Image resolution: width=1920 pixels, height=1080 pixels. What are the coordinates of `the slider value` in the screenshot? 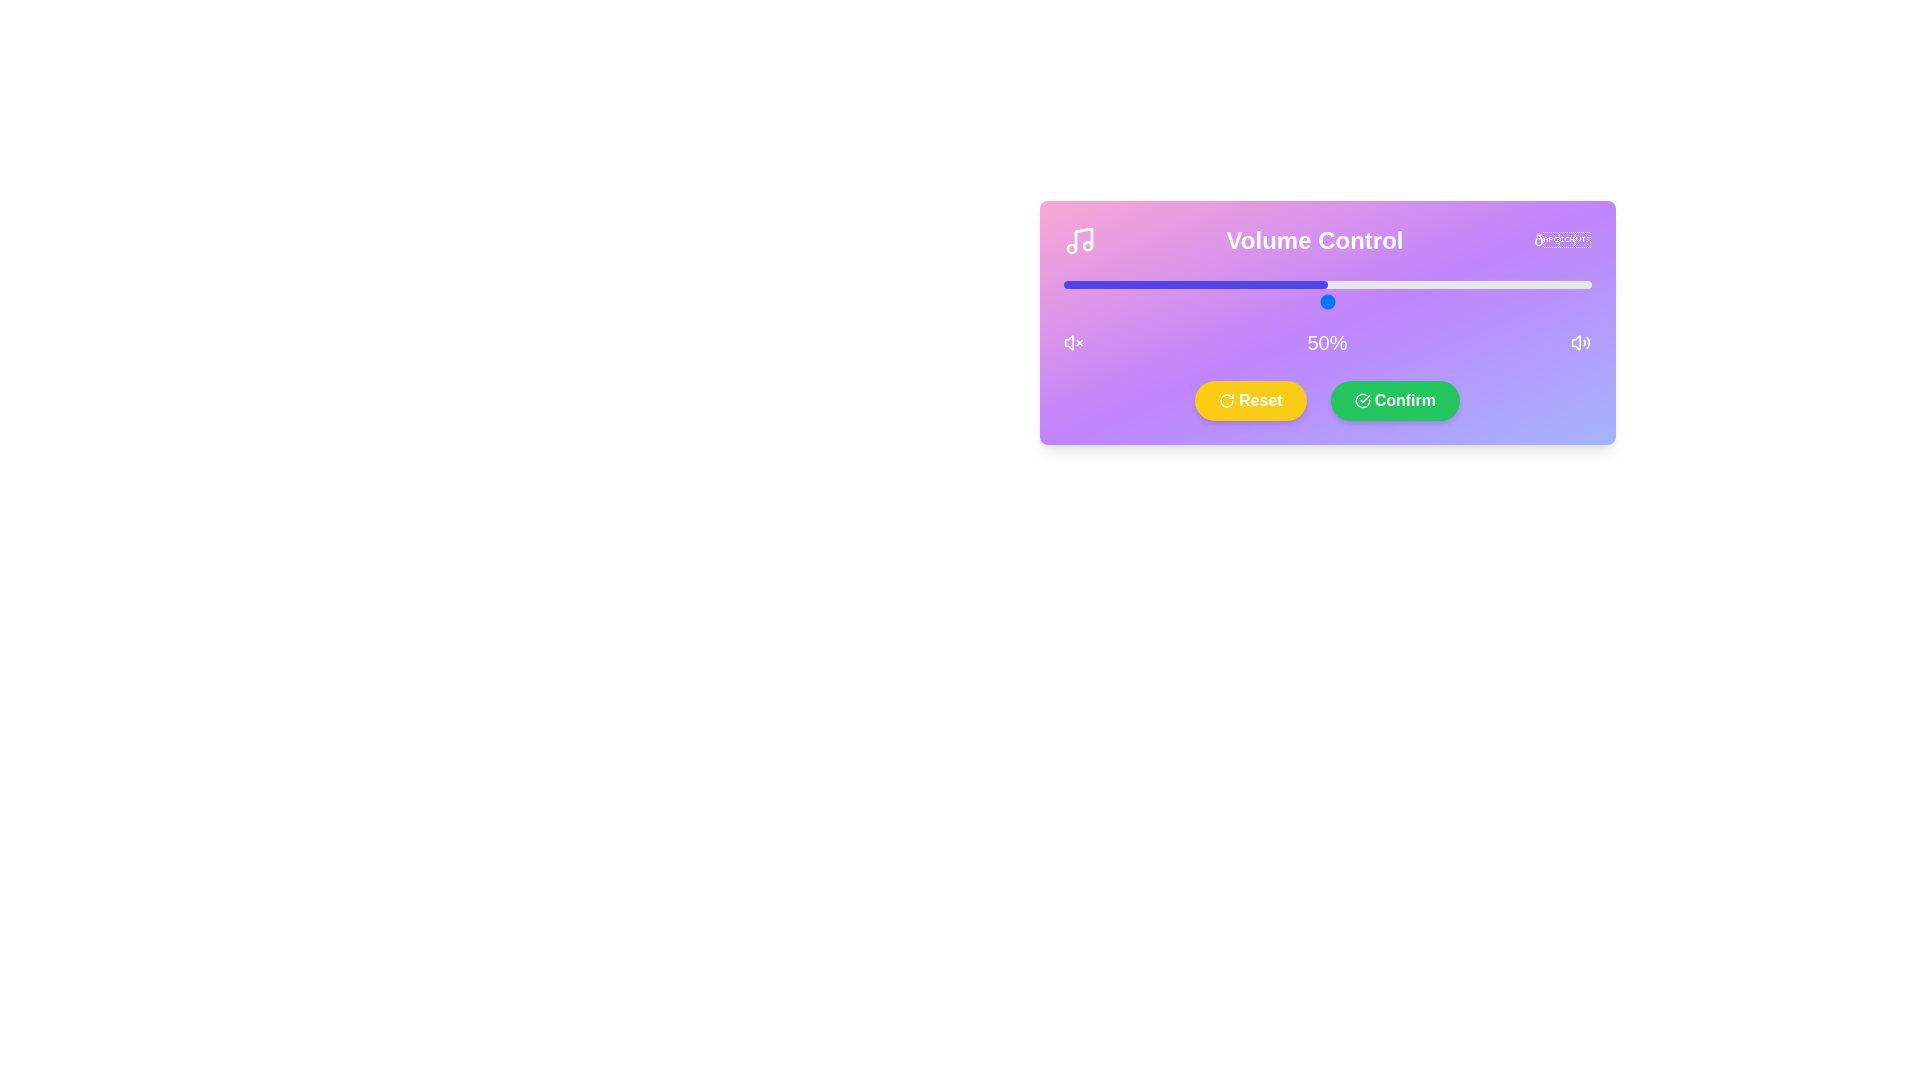 It's located at (1338, 285).